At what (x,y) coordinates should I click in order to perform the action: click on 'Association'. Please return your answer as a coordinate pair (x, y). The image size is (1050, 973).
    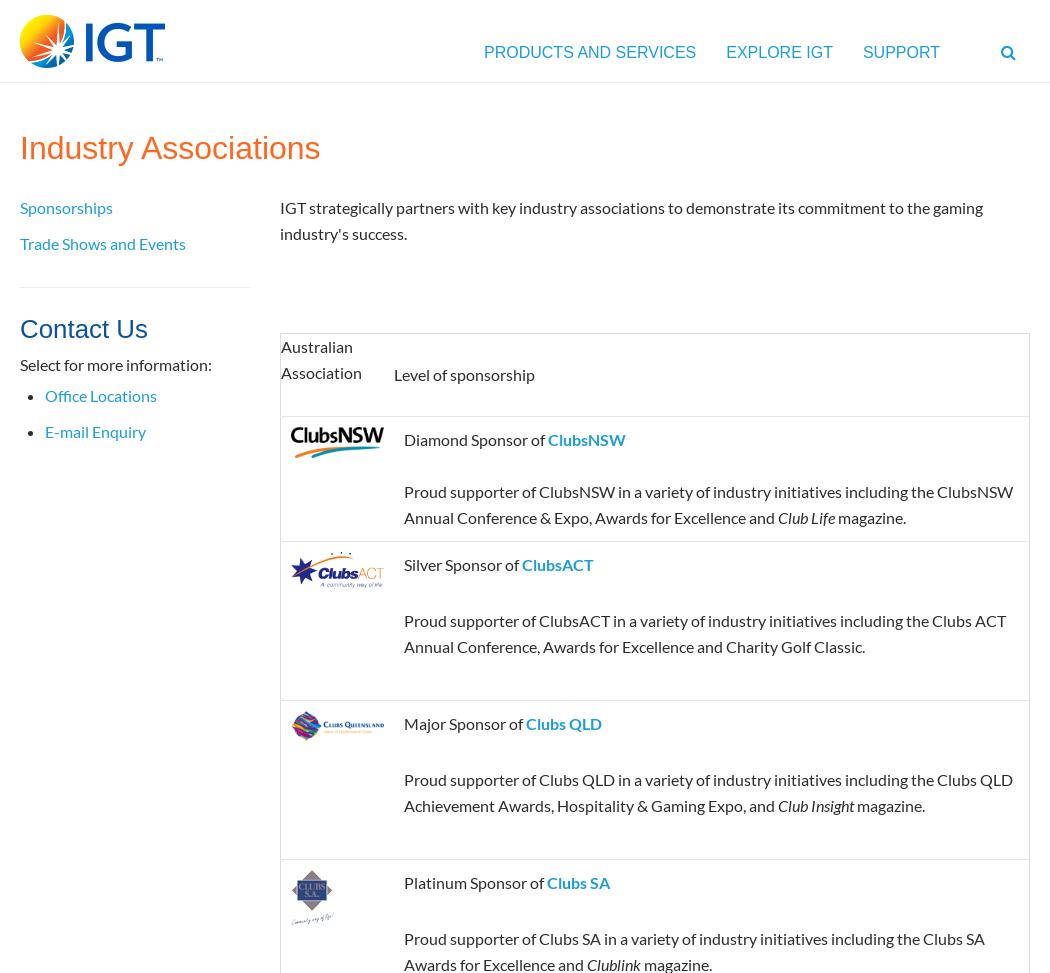
    Looking at the image, I should click on (279, 370).